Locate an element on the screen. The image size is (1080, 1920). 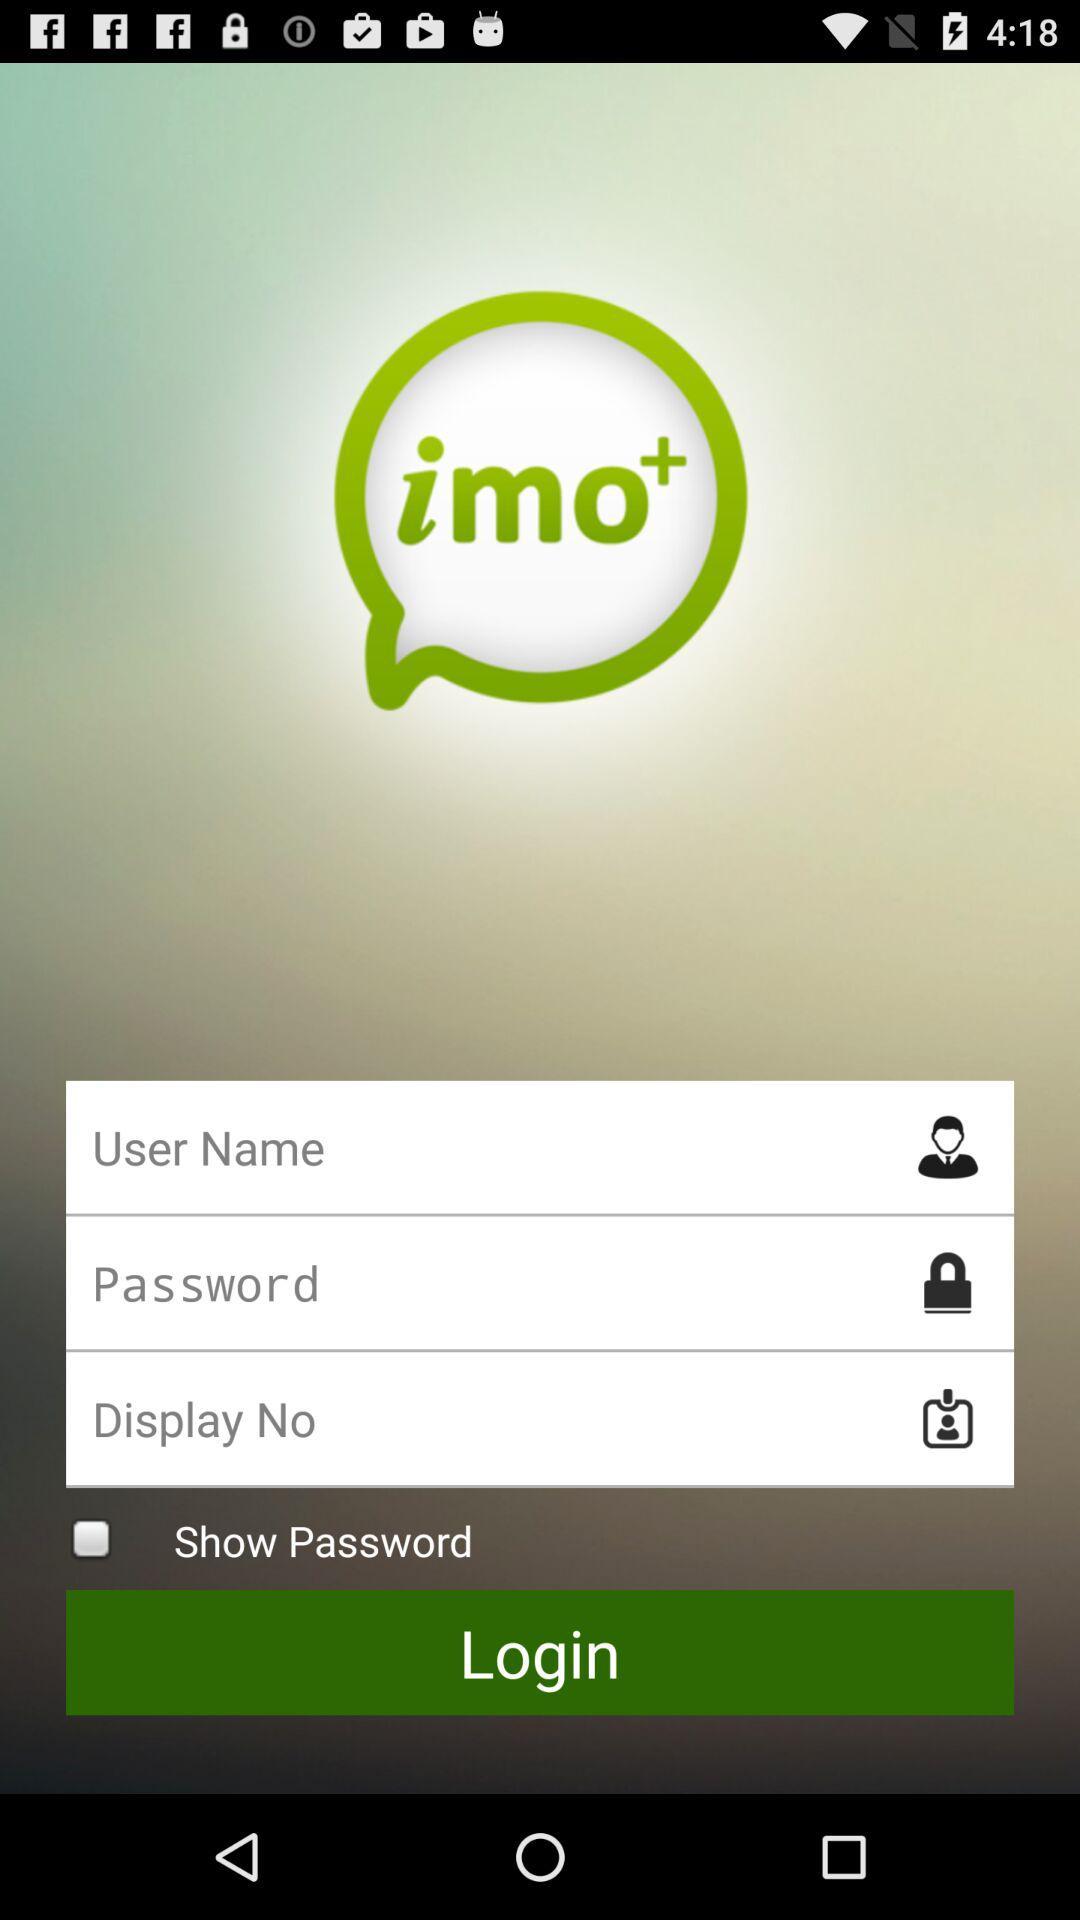
item below the show password item is located at coordinates (540, 1652).